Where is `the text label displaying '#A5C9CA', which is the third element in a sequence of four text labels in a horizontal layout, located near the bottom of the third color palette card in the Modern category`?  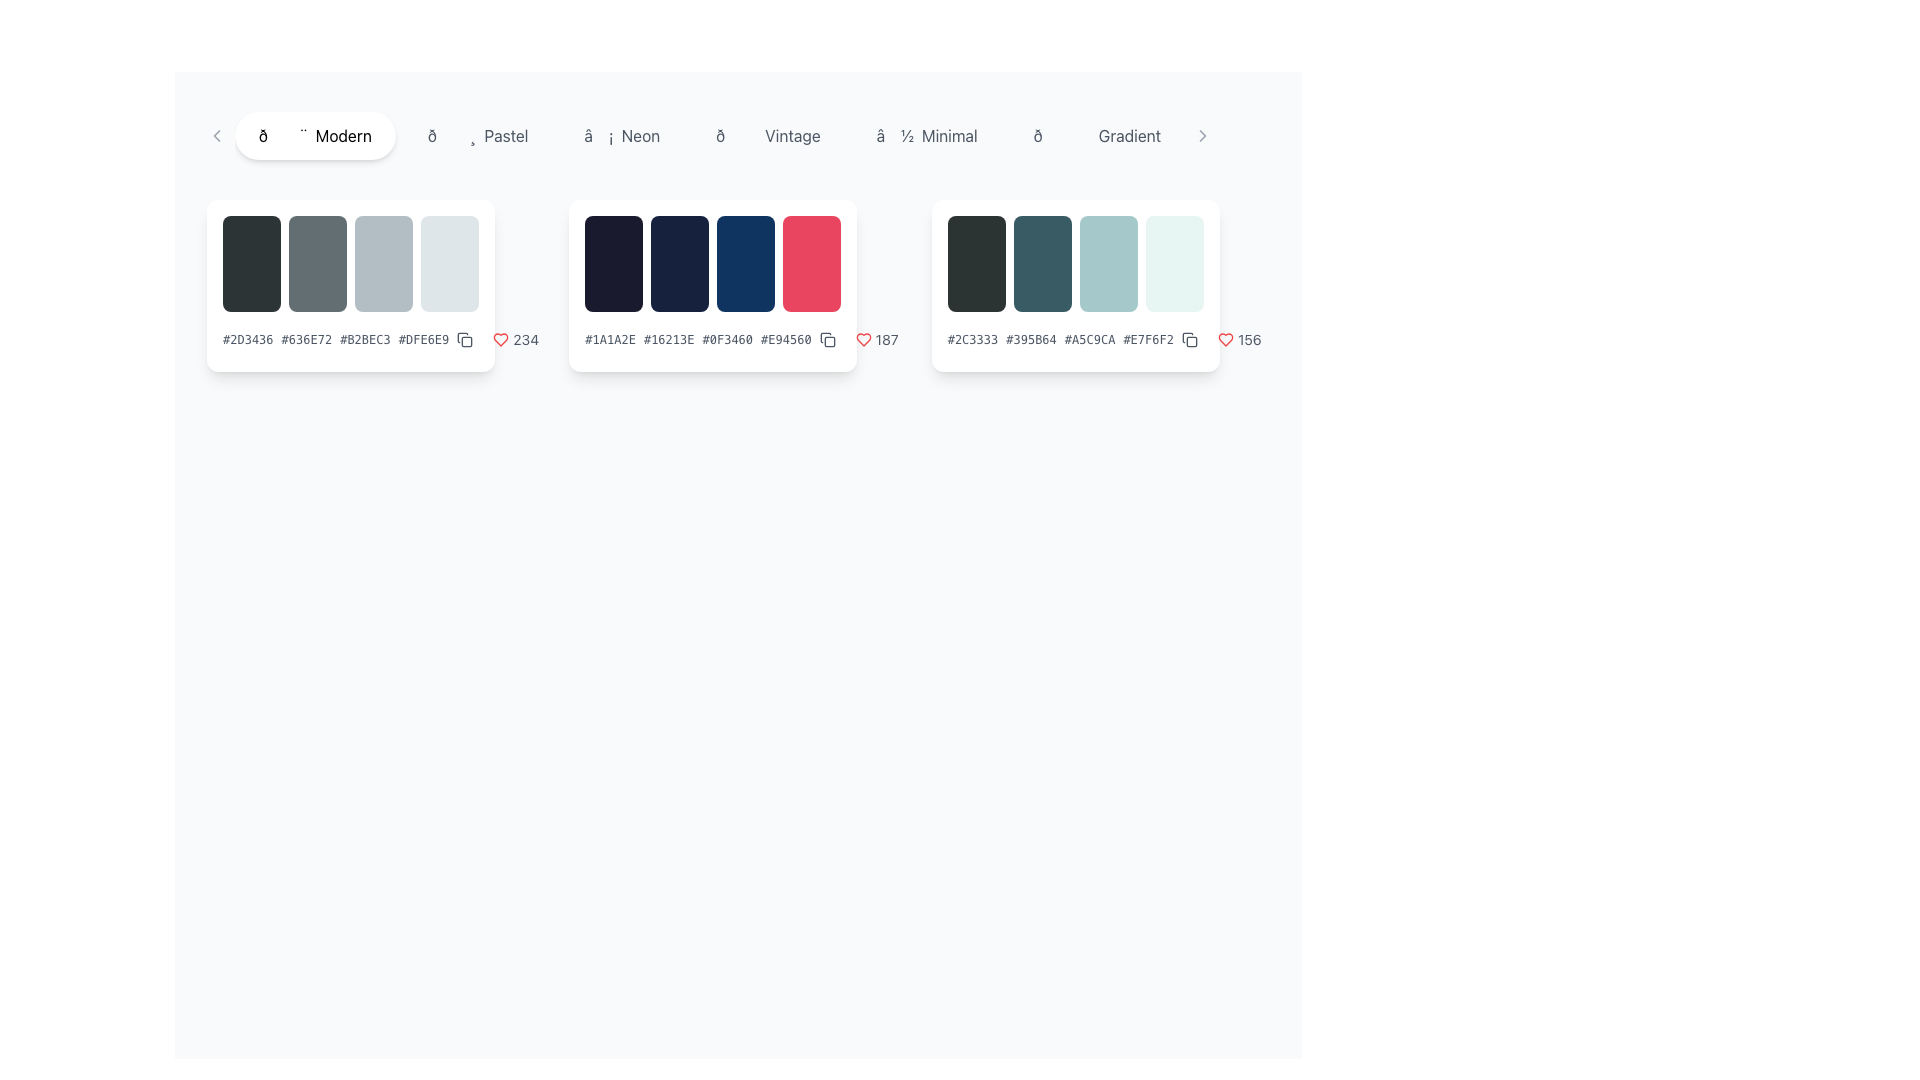 the text label displaying '#A5C9CA', which is the third element in a sequence of four text labels in a horizontal layout, located near the bottom of the third color palette card in the Modern category is located at coordinates (1089, 338).